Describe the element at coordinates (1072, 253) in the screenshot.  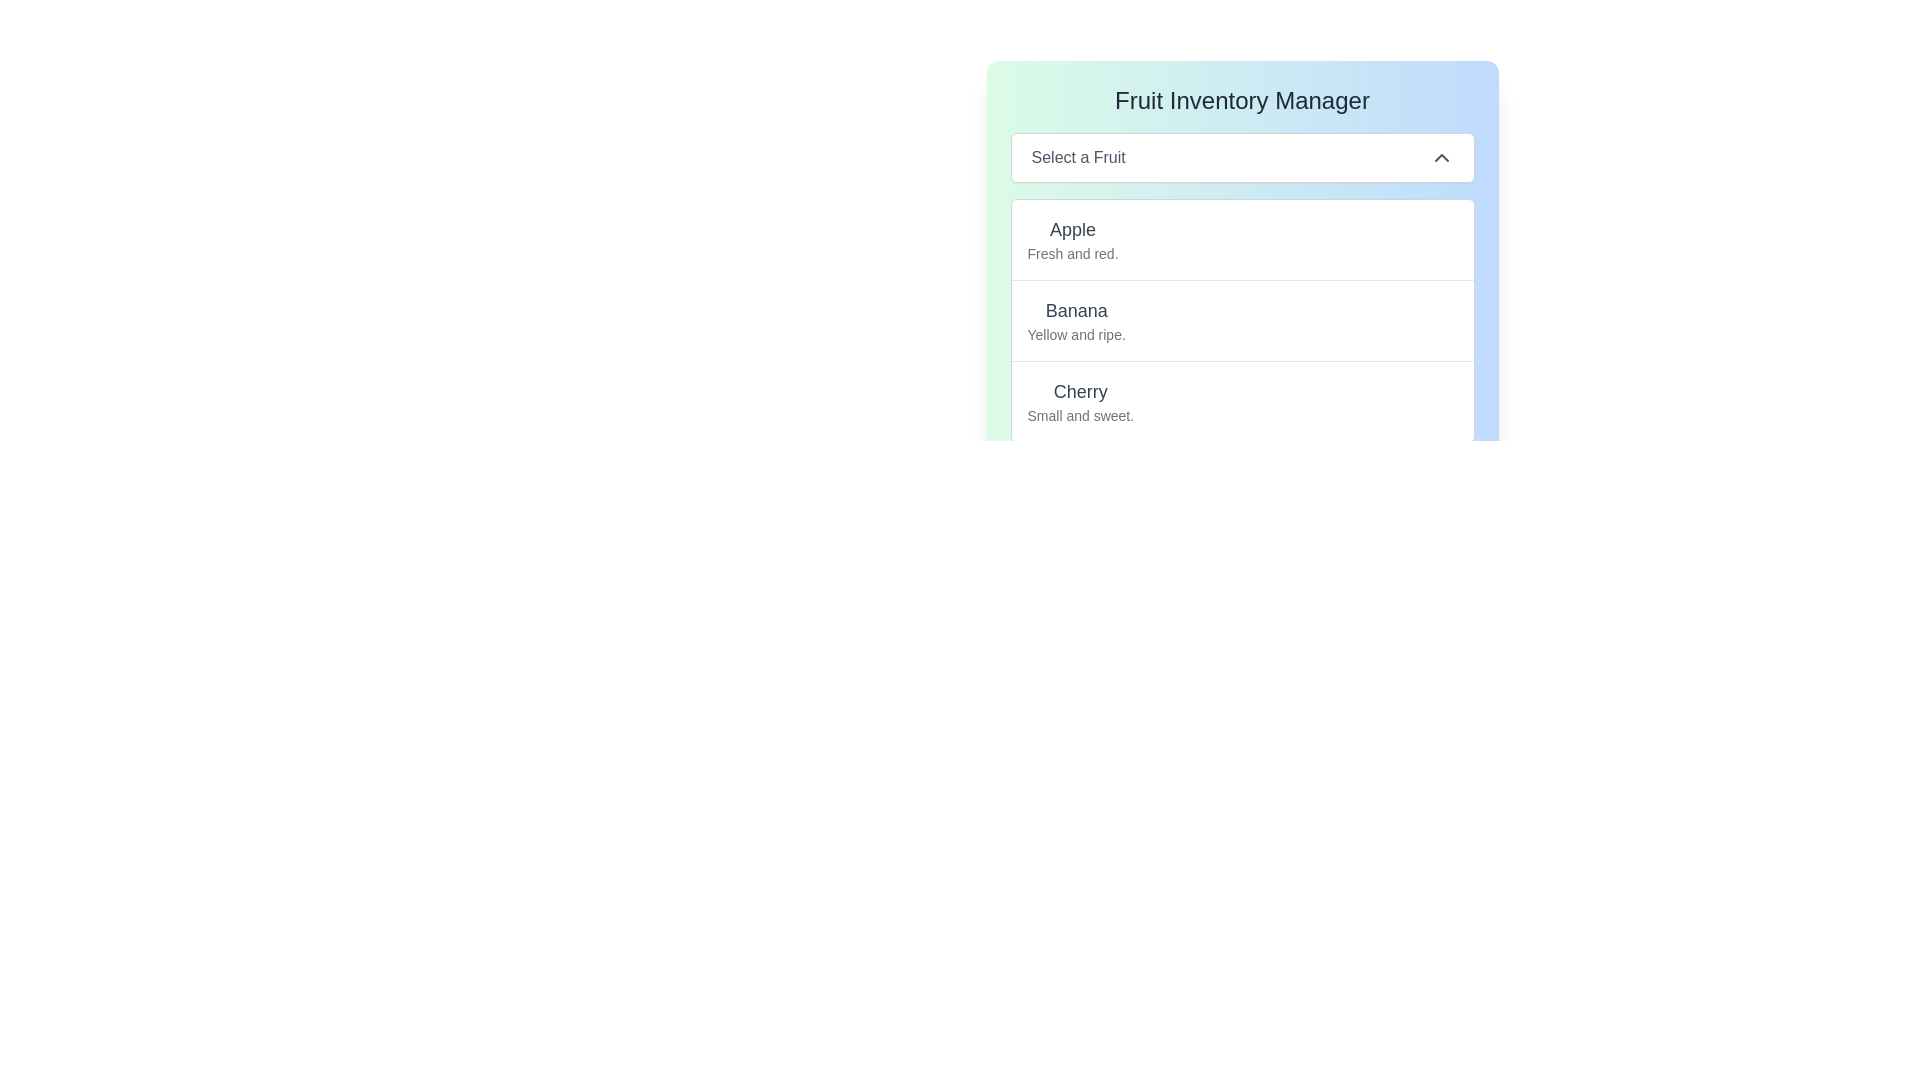
I see `the text label displaying 'Fresh and red.' located directly below the main text 'Apple'` at that location.